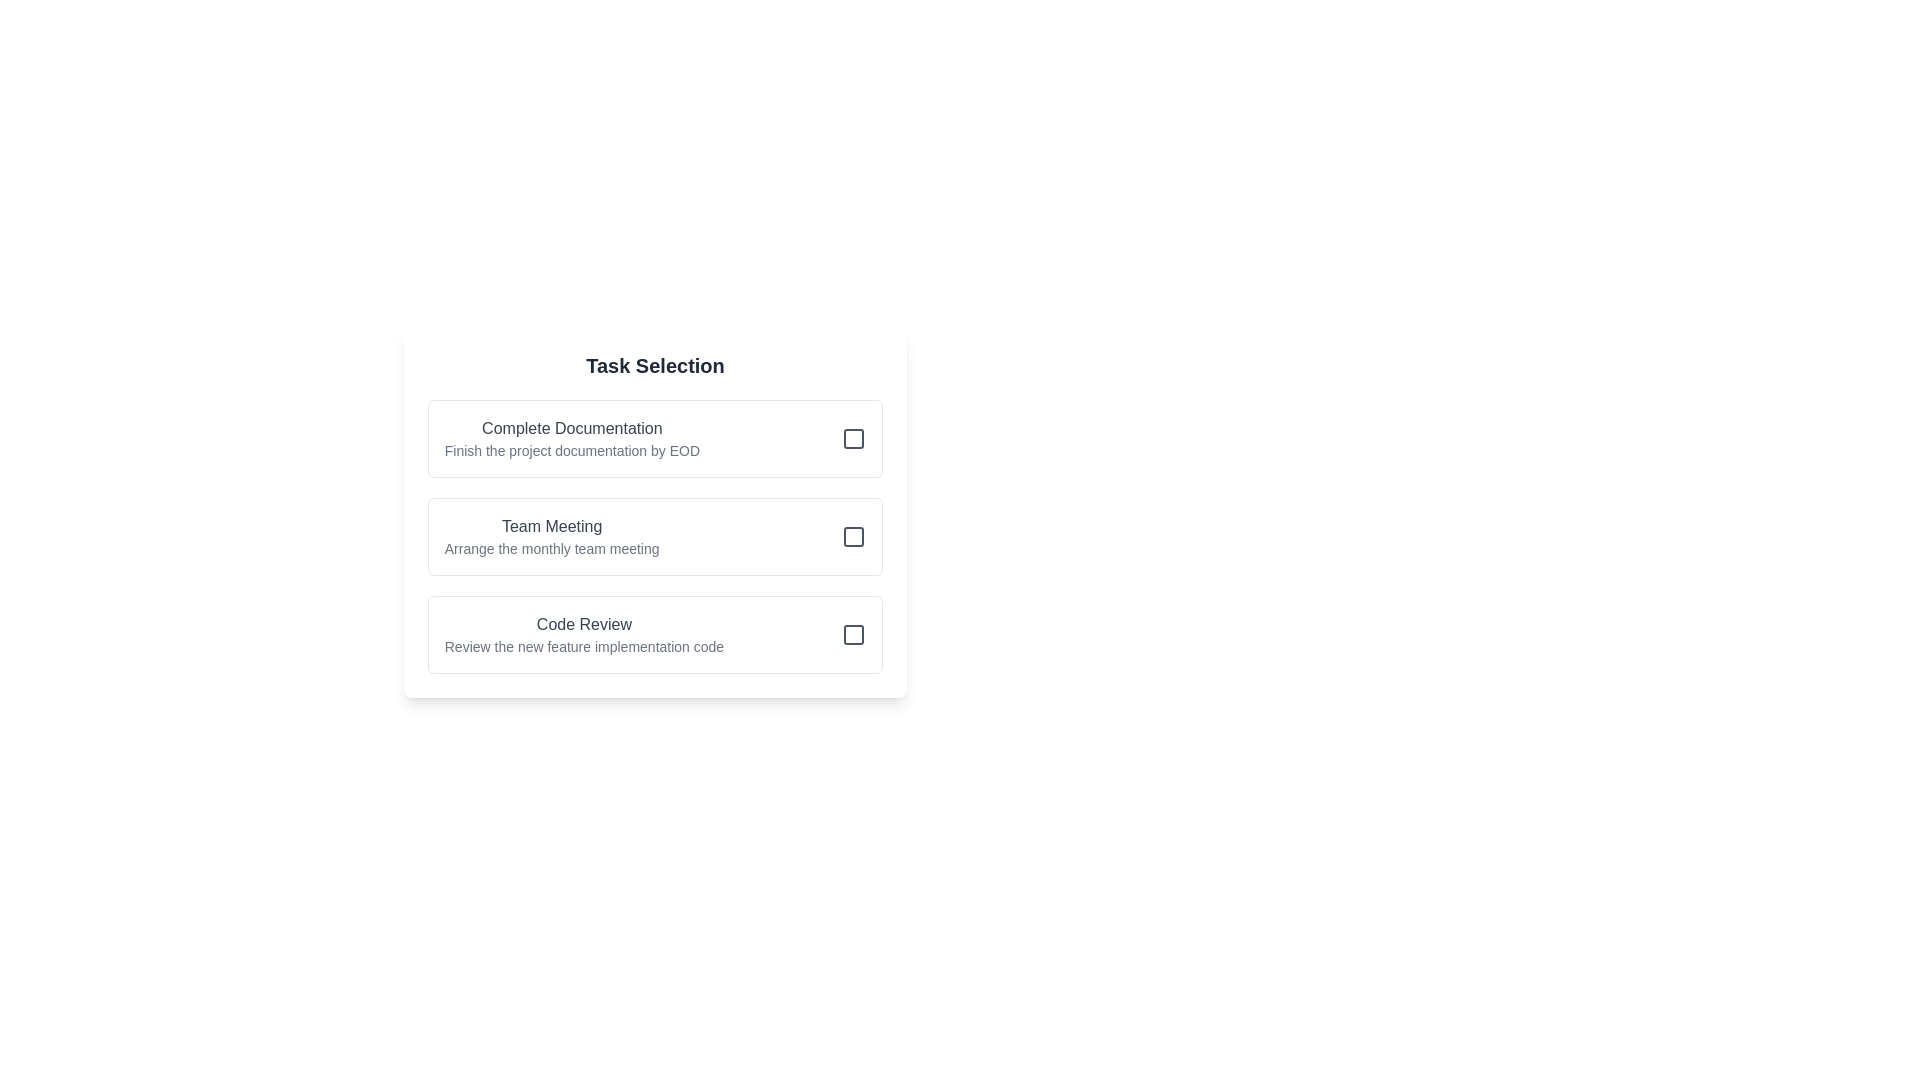  What do you see at coordinates (854, 438) in the screenshot?
I see `the checkbox-like toggle button located on the far-right side of the 'Complete Documentation' row` at bounding box center [854, 438].